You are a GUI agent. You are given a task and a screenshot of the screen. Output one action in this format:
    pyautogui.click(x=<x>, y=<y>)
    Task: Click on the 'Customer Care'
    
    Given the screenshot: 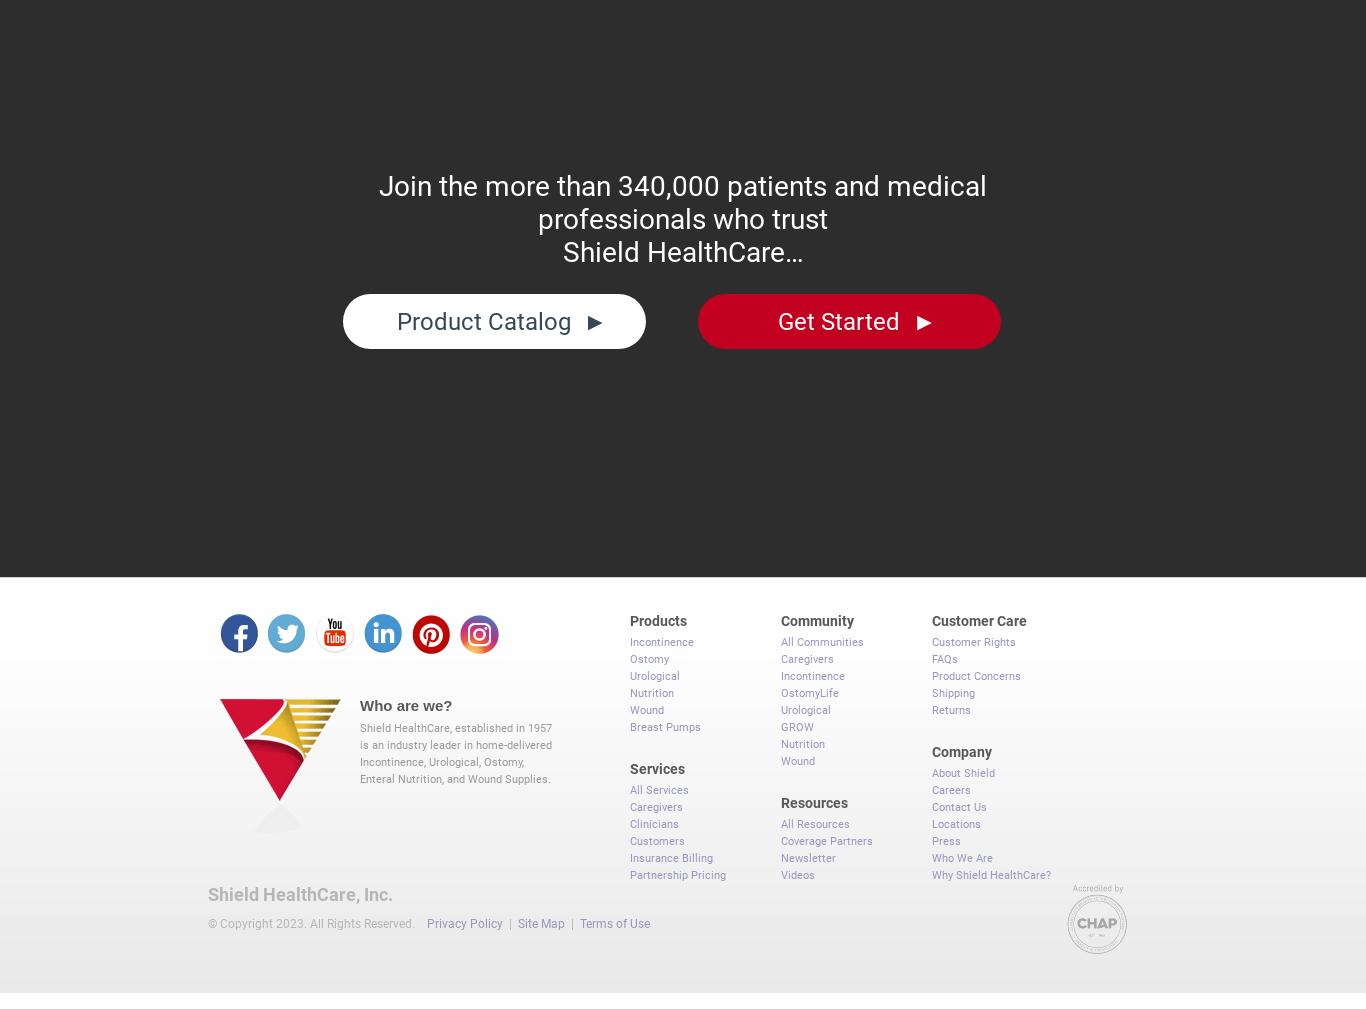 What is the action you would take?
    pyautogui.click(x=979, y=611)
    